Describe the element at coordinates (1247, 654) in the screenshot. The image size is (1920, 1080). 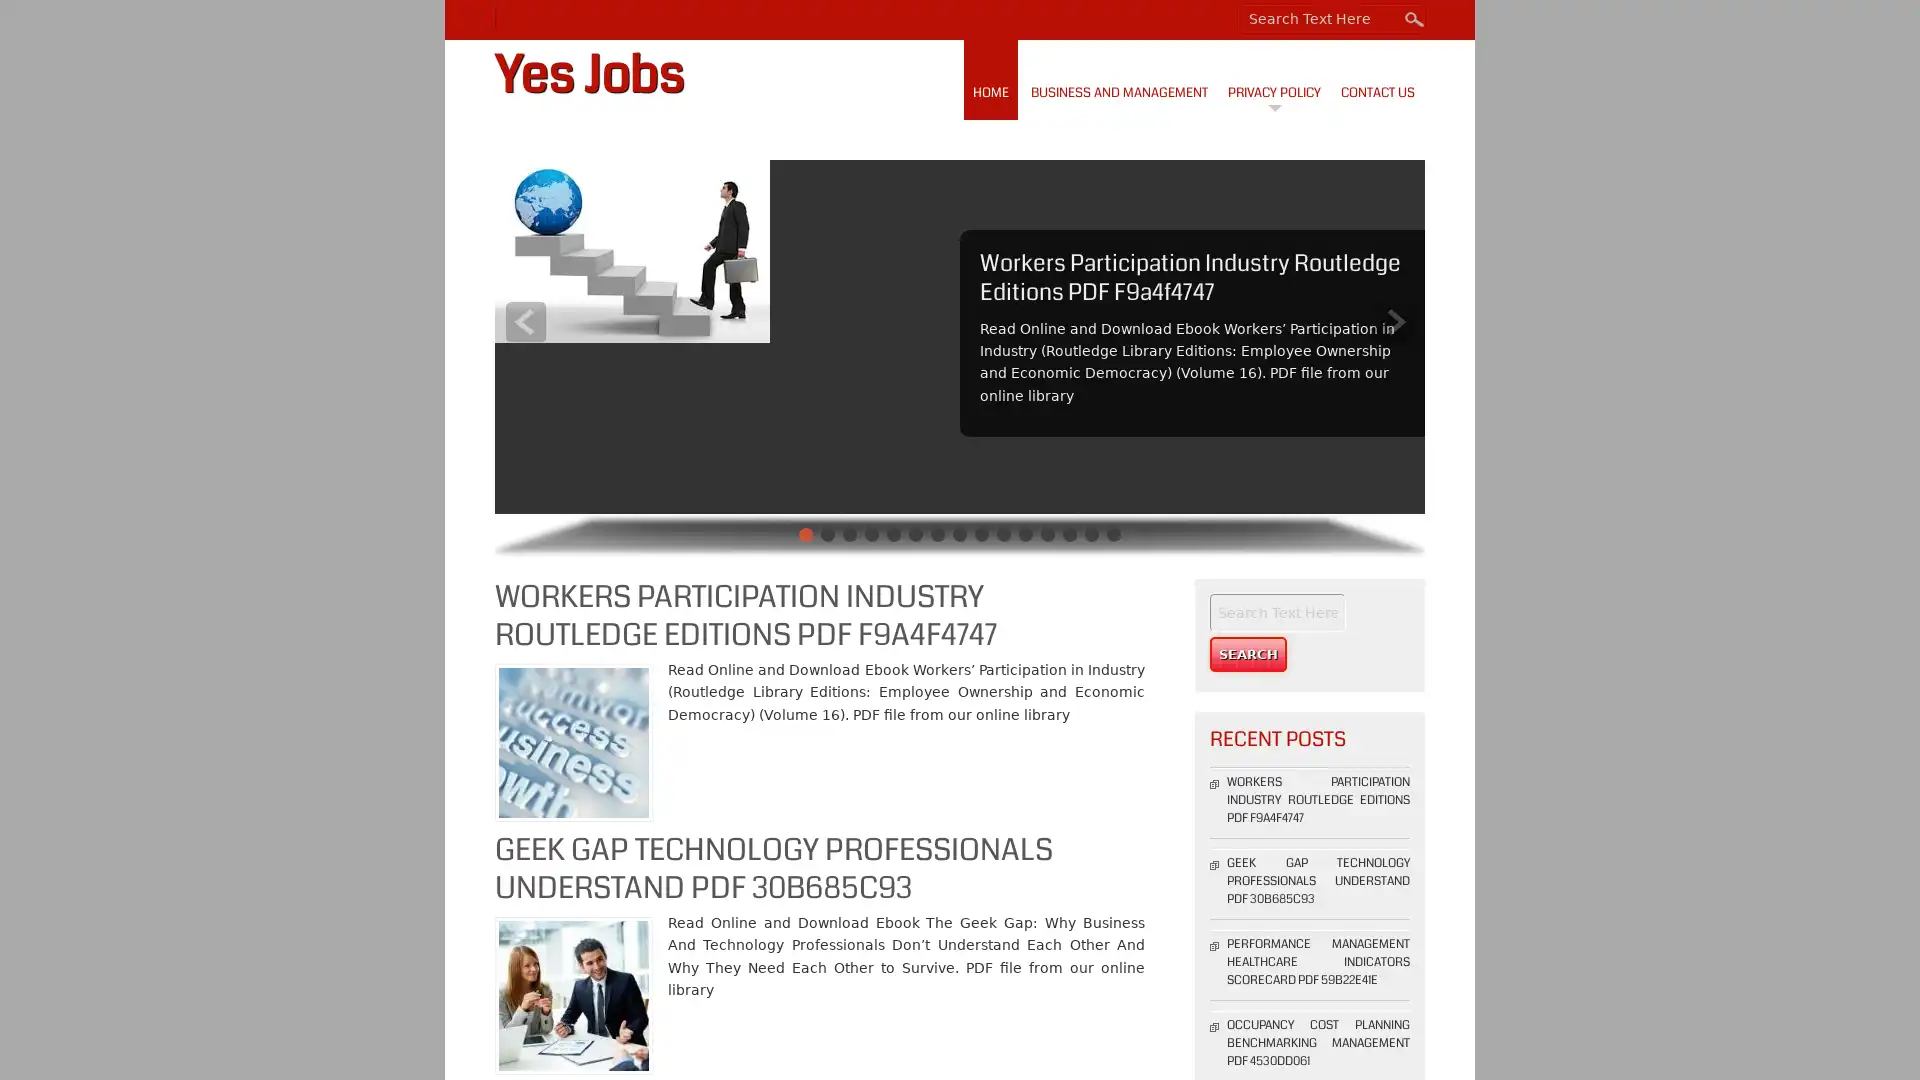
I see `Search` at that location.